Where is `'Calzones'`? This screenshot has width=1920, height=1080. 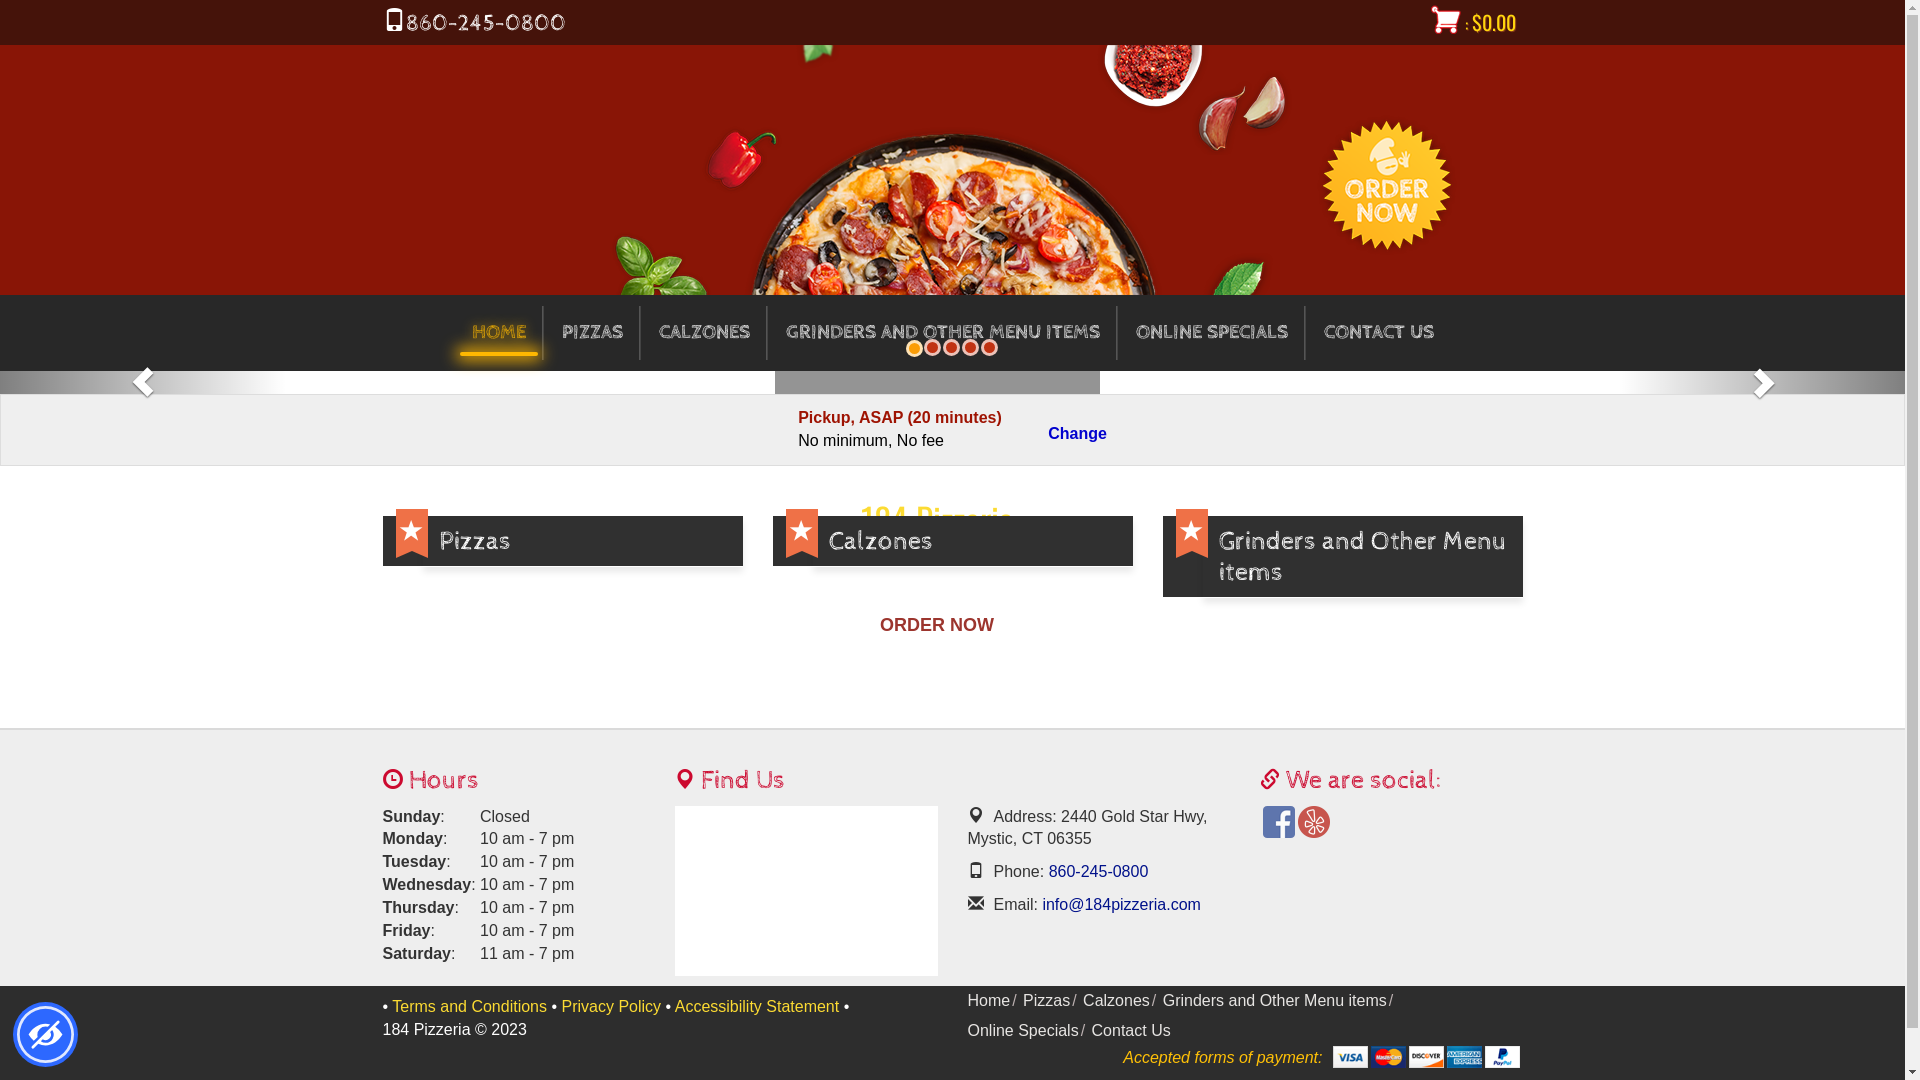
'Calzones' is located at coordinates (950, 541).